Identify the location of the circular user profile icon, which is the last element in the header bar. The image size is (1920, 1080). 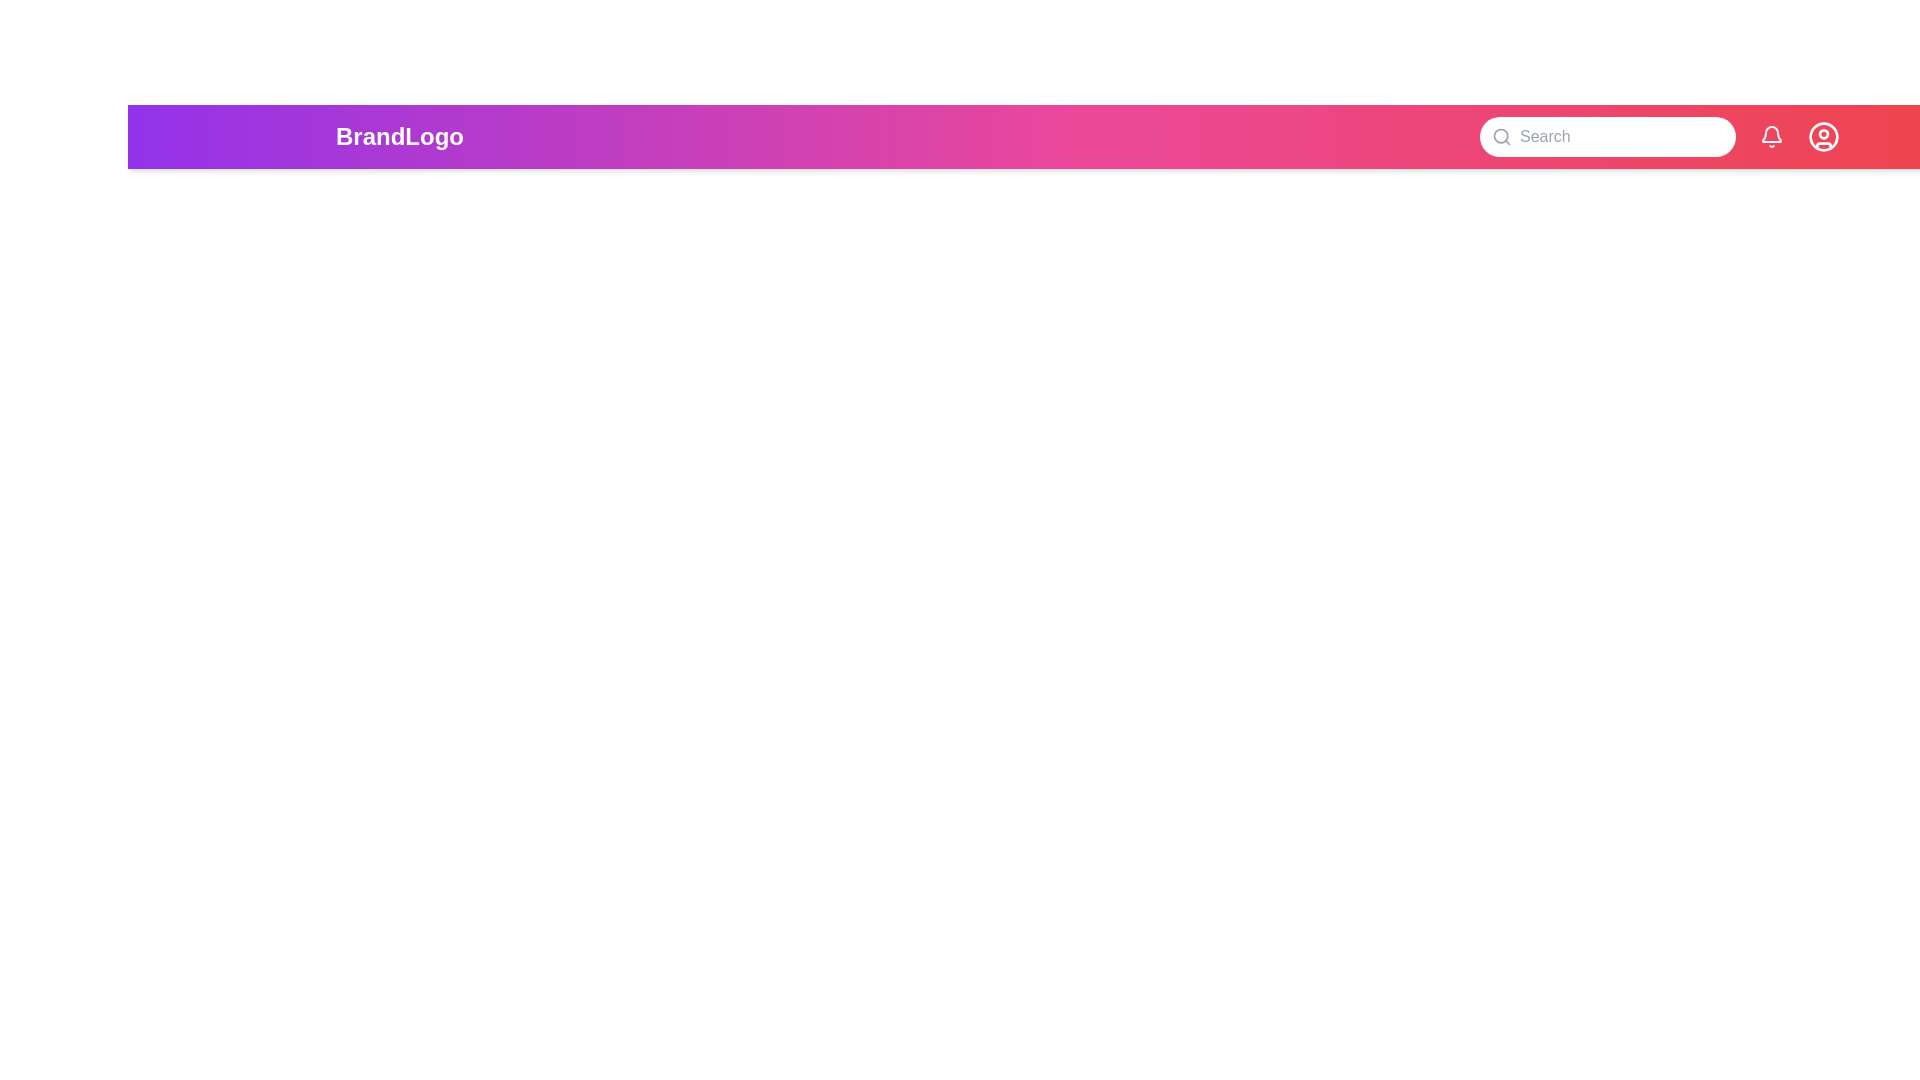
(1824, 136).